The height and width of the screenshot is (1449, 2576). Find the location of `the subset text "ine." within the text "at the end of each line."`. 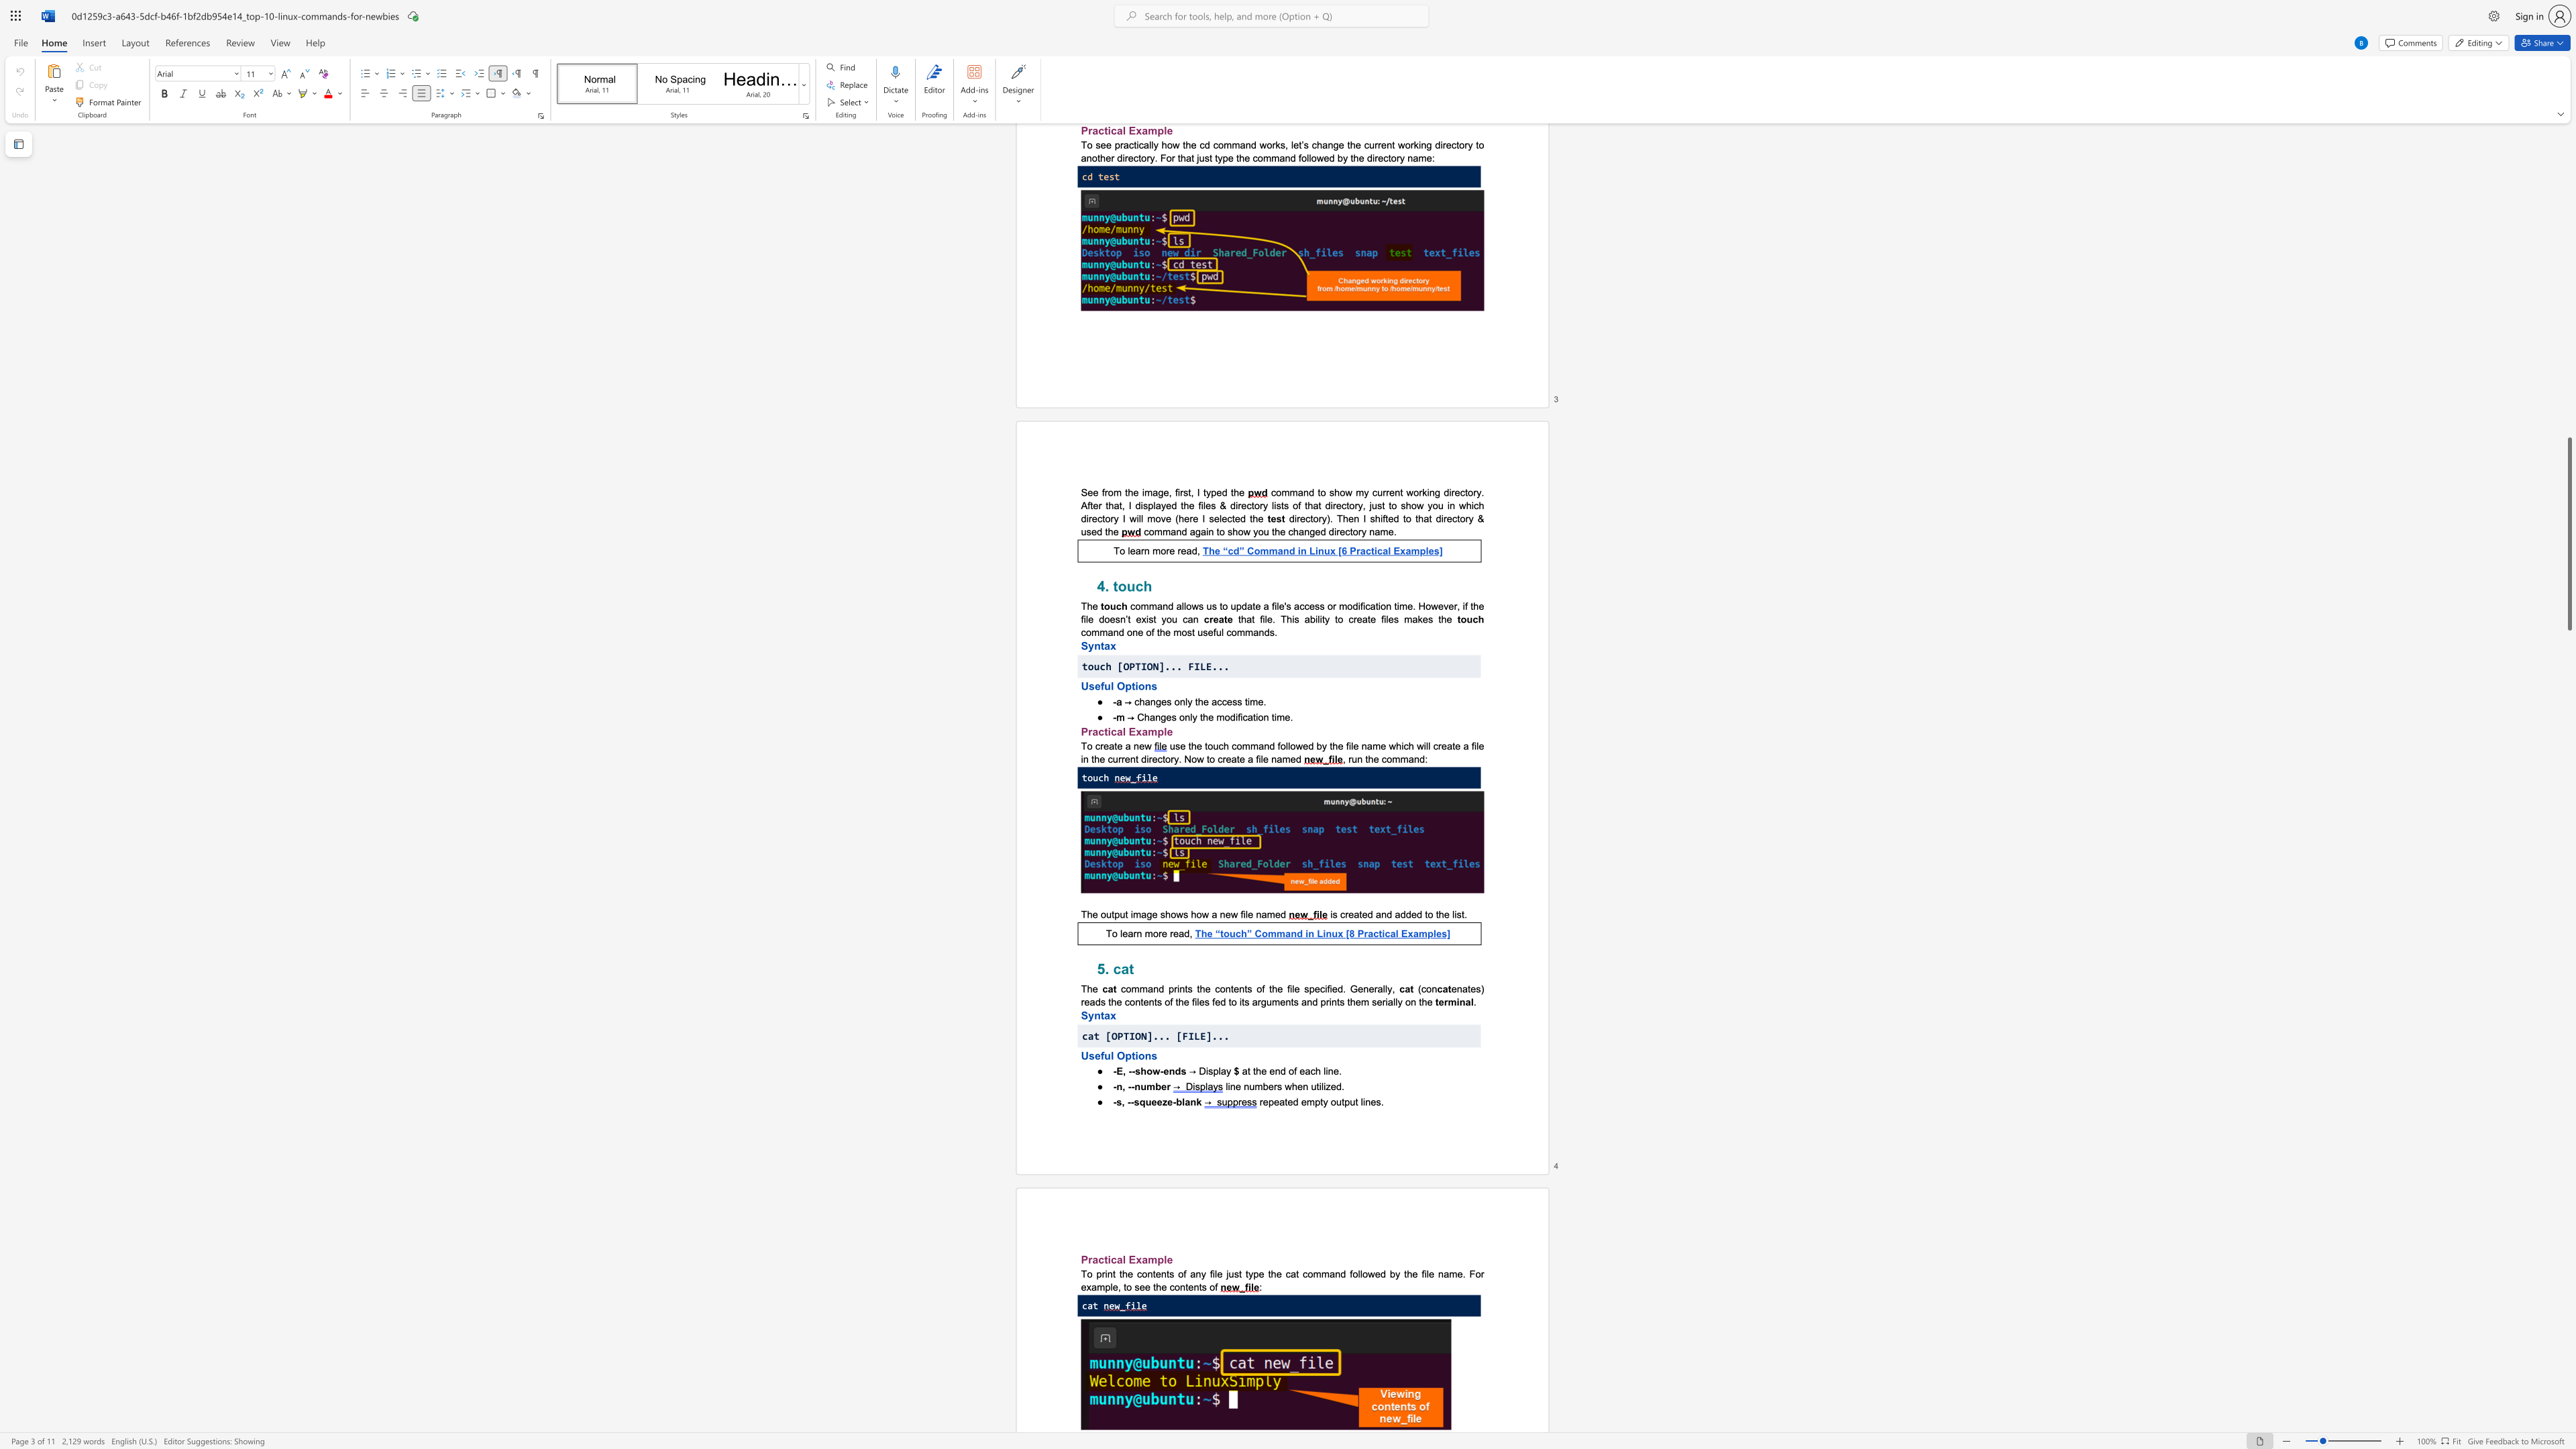

the subset text "ine." within the text "at the end of each line." is located at coordinates (1326, 1071).